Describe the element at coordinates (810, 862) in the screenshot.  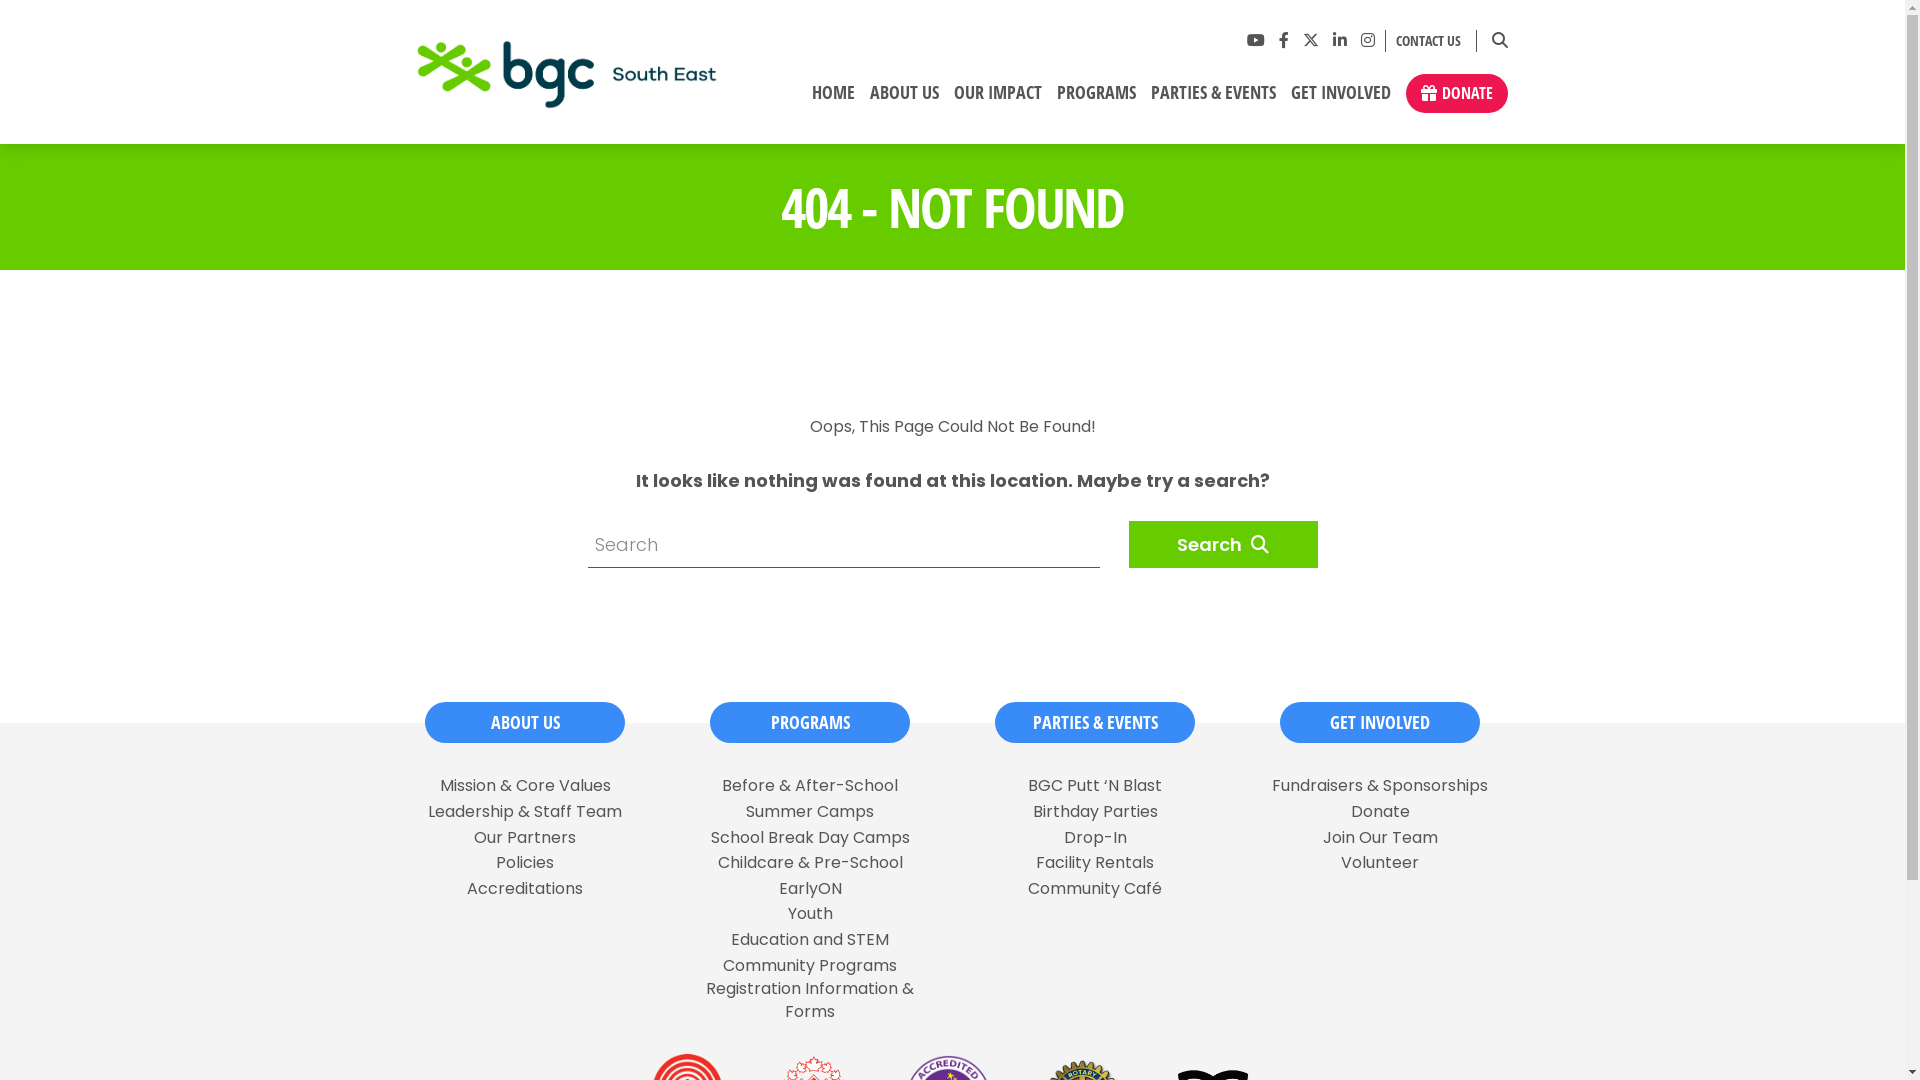
I see `'Childcare & Pre-School'` at that location.